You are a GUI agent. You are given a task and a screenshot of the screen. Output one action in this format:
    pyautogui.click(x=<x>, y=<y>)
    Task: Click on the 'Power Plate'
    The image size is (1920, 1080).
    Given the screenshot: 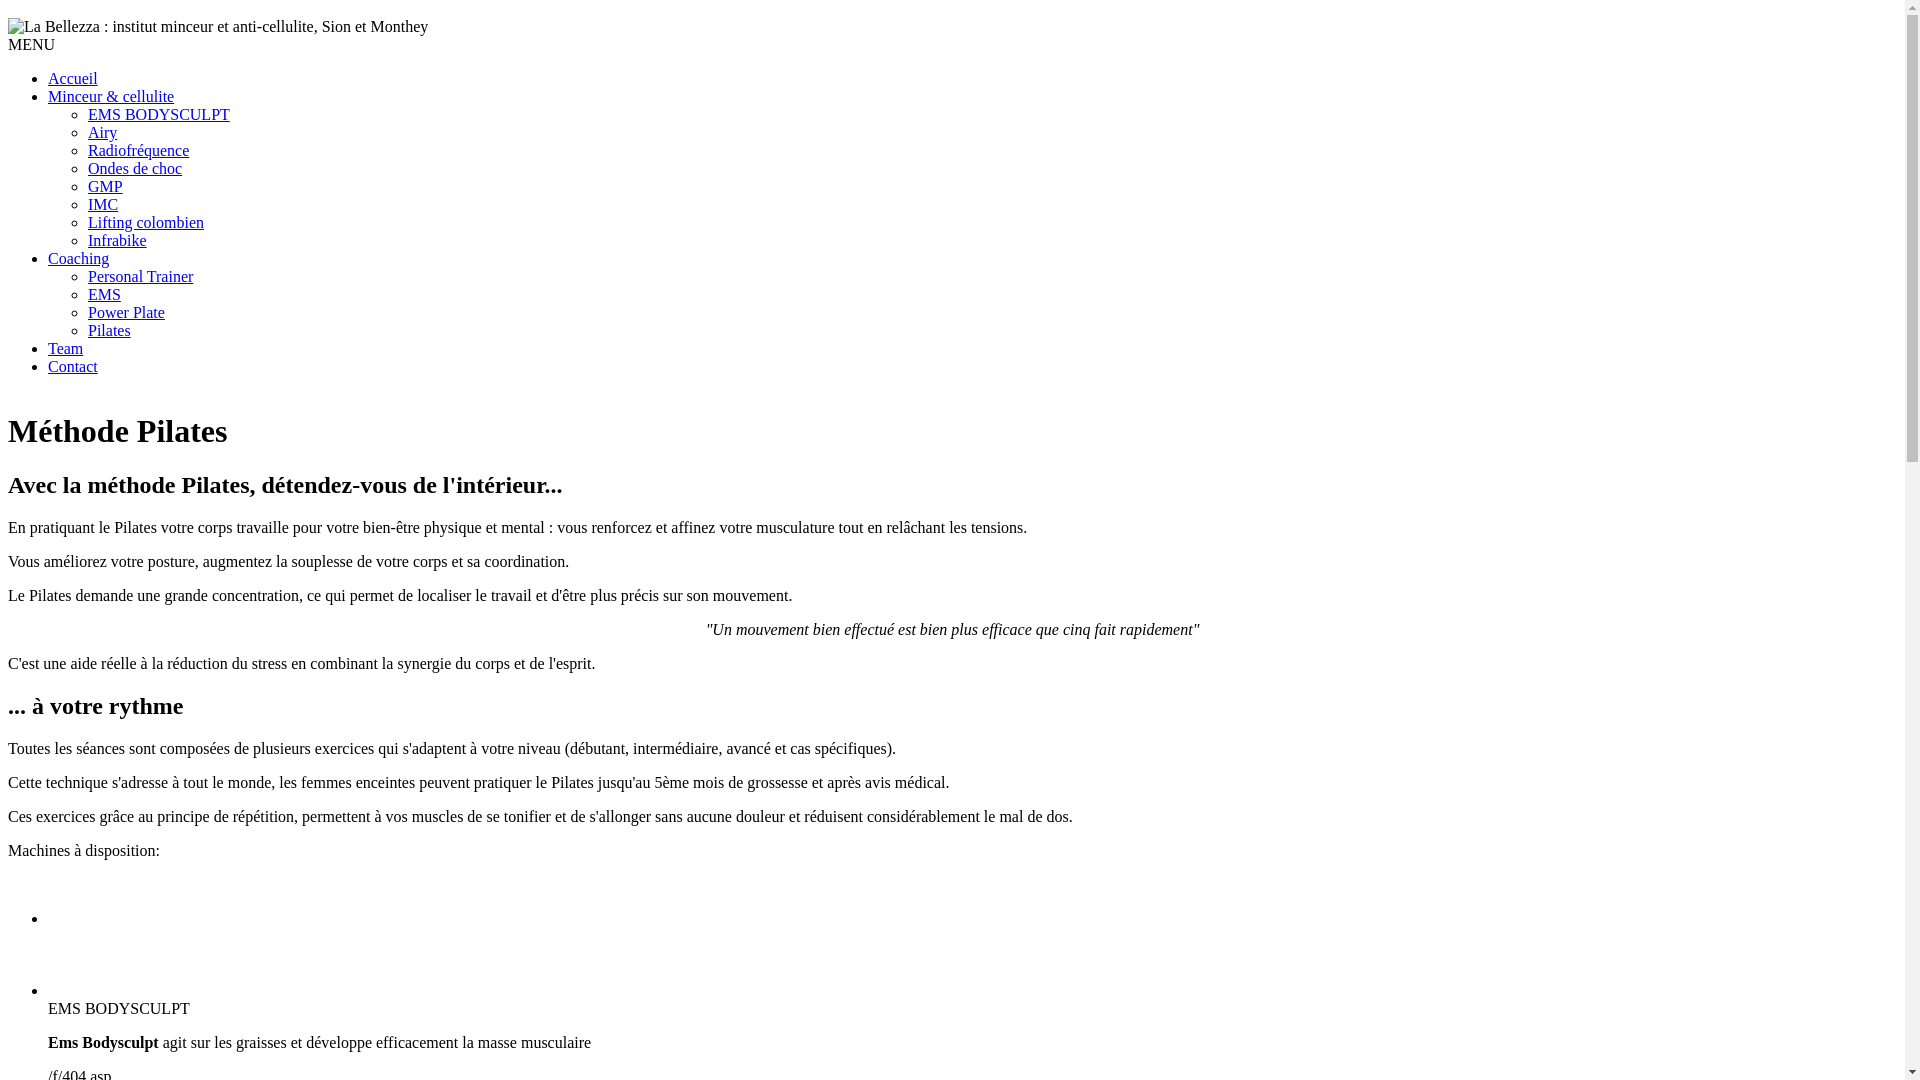 What is the action you would take?
    pyautogui.click(x=125, y=312)
    